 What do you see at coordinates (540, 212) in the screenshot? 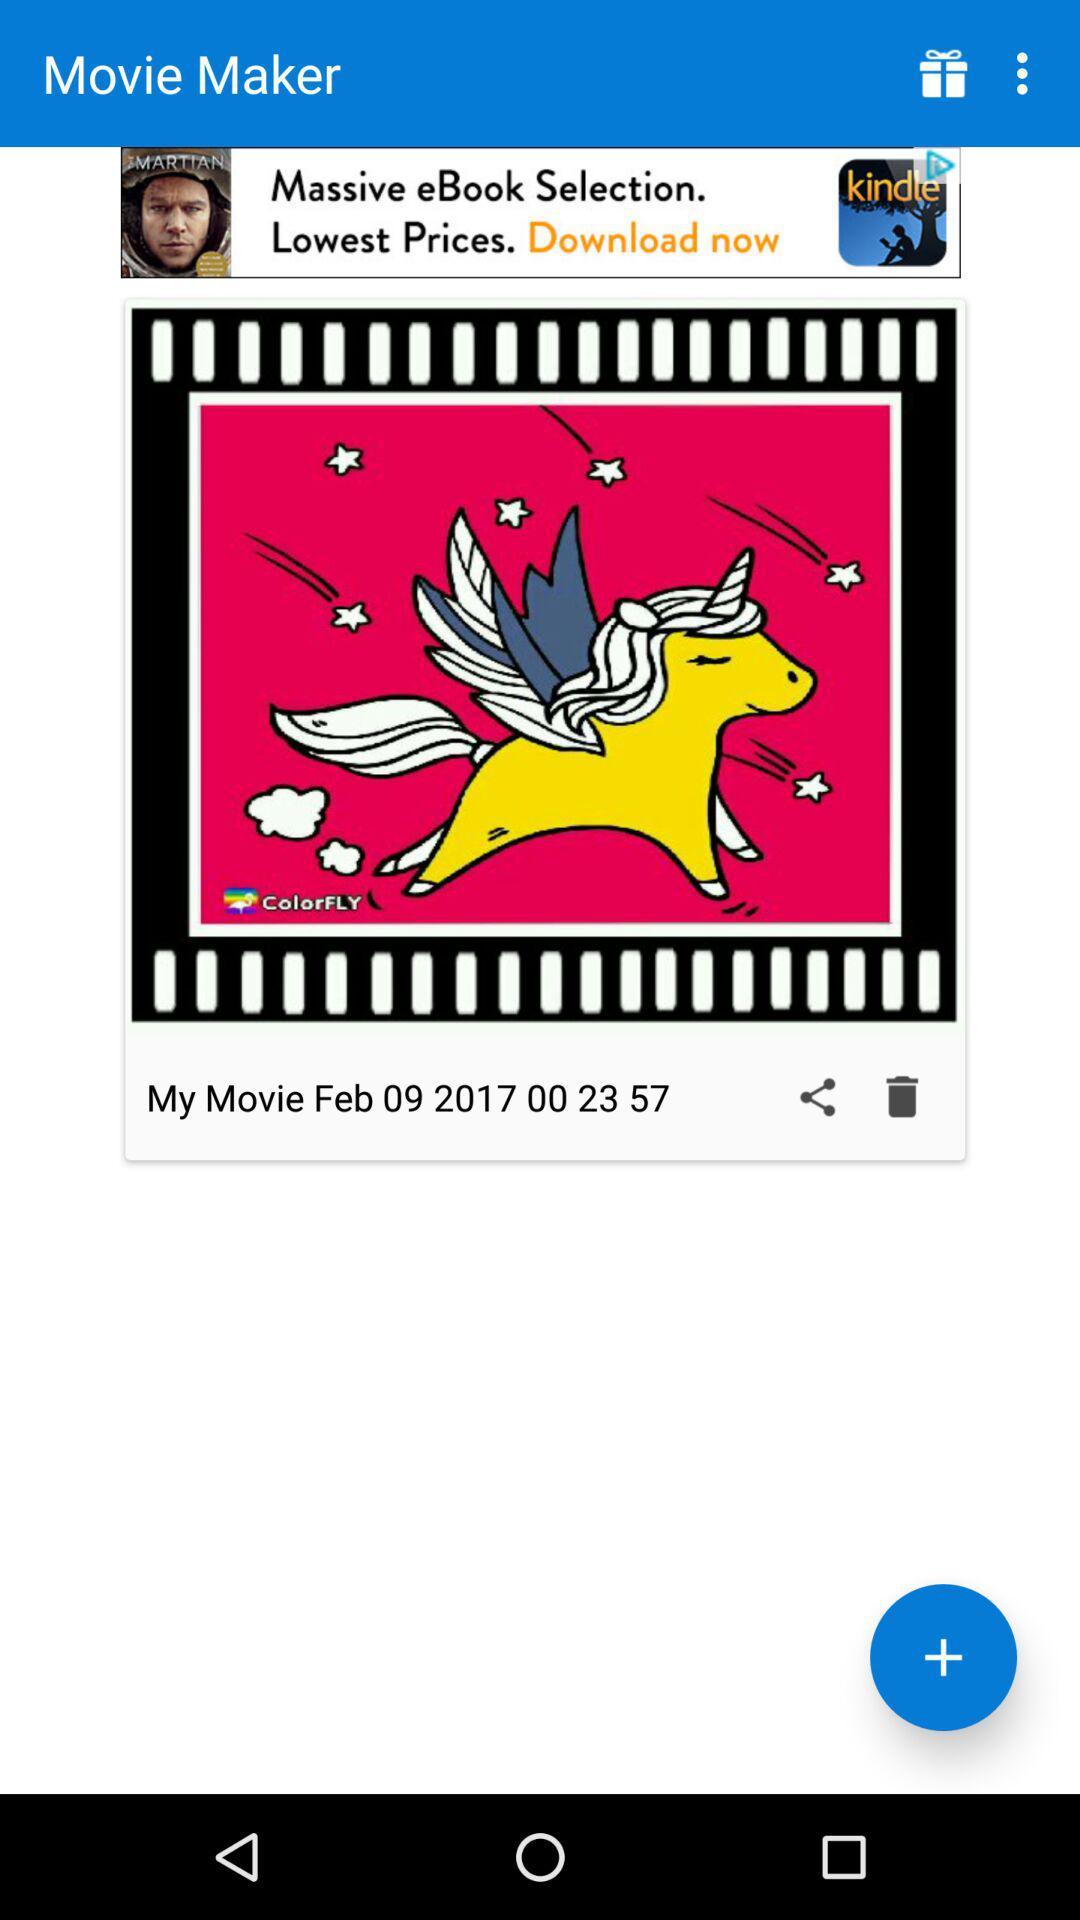
I see `visit advertiser` at bounding box center [540, 212].